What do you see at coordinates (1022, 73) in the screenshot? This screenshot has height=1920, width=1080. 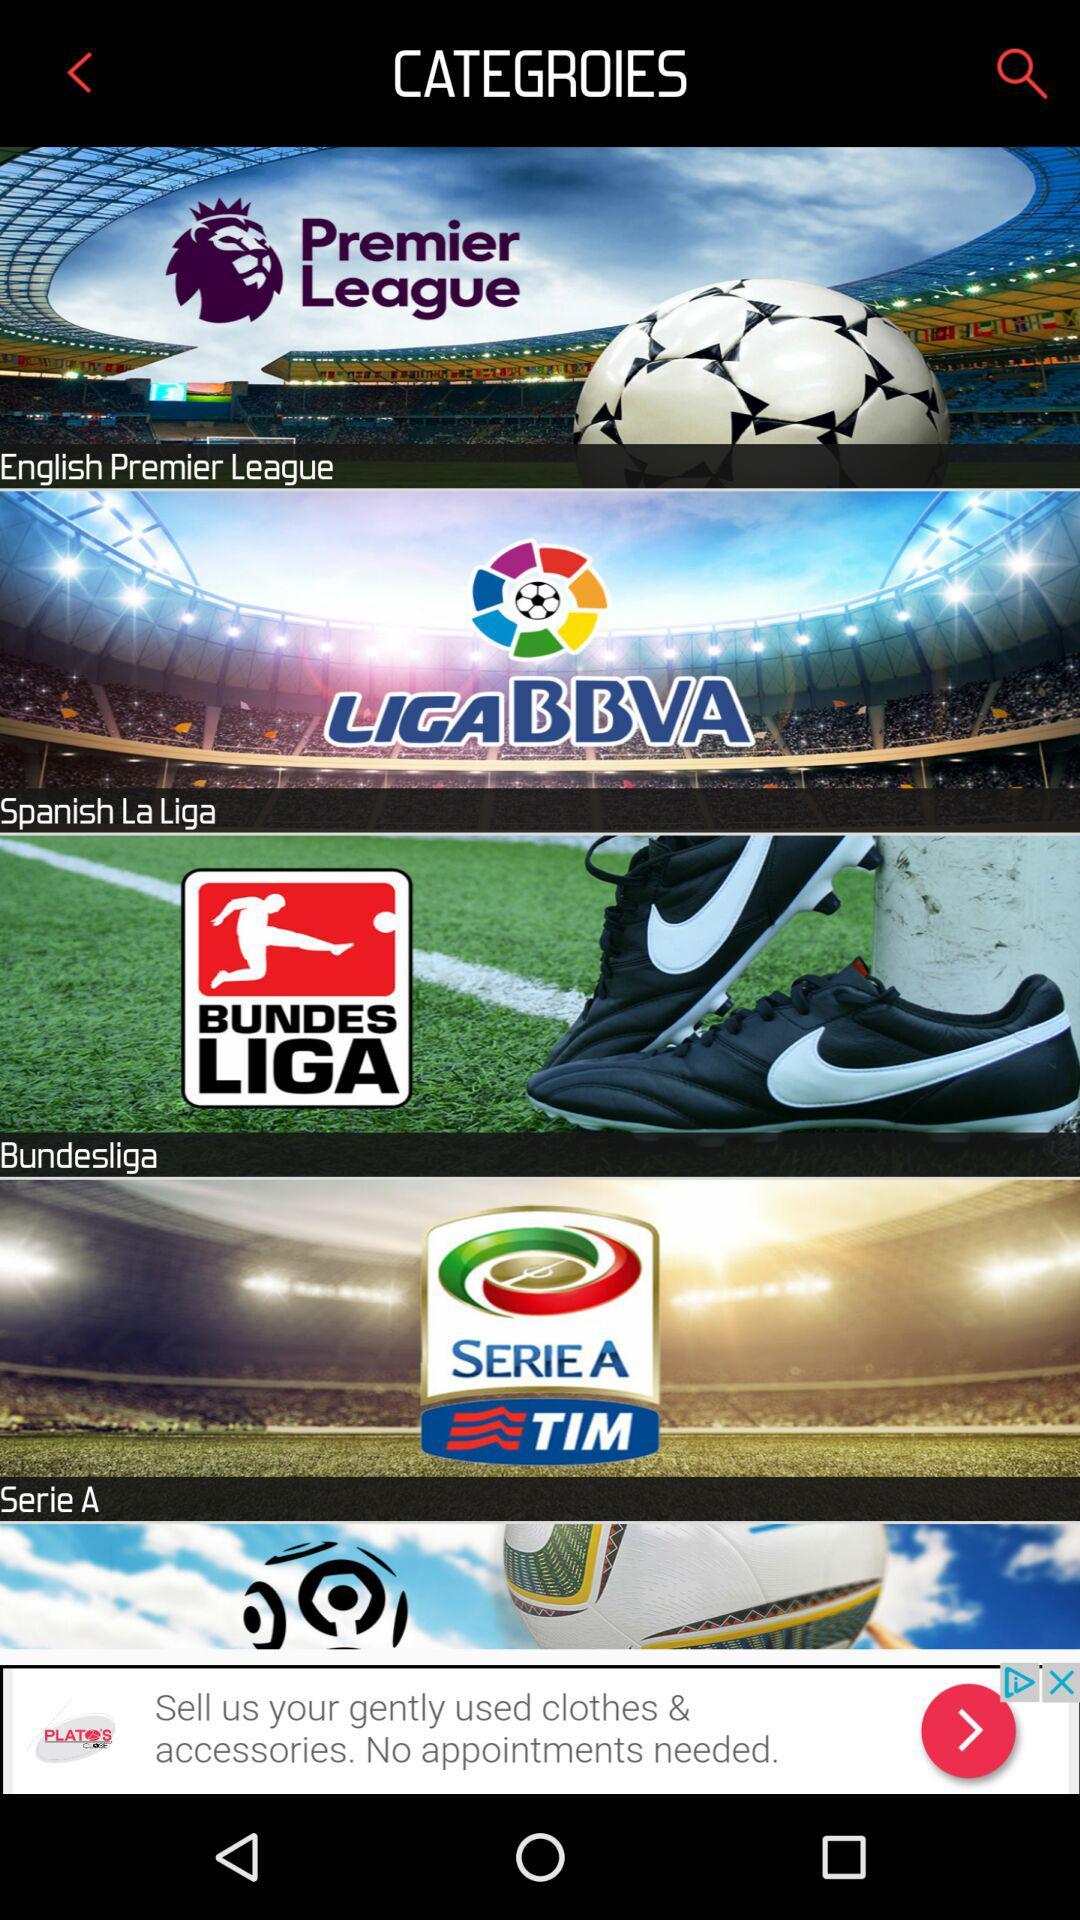 I see `new search` at bounding box center [1022, 73].